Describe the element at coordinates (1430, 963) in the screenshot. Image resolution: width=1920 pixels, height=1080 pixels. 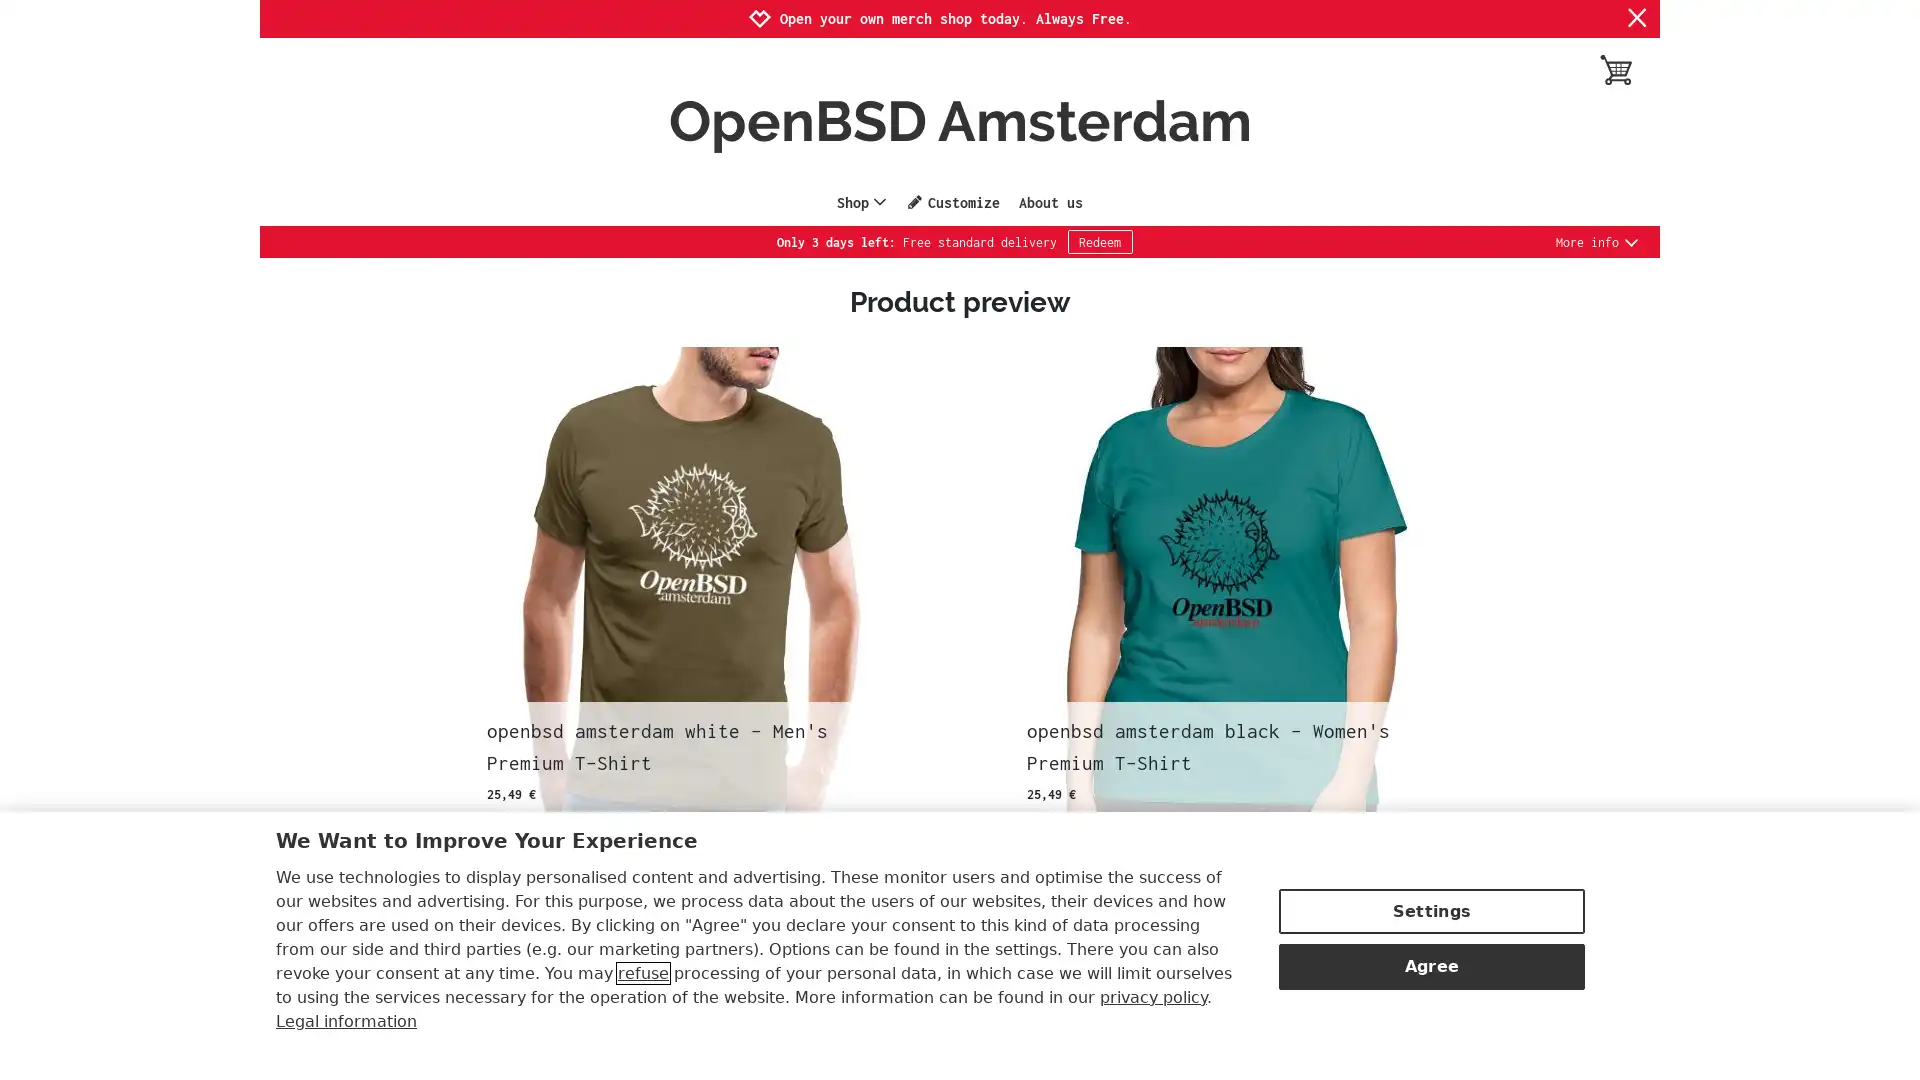
I see `Agree` at that location.